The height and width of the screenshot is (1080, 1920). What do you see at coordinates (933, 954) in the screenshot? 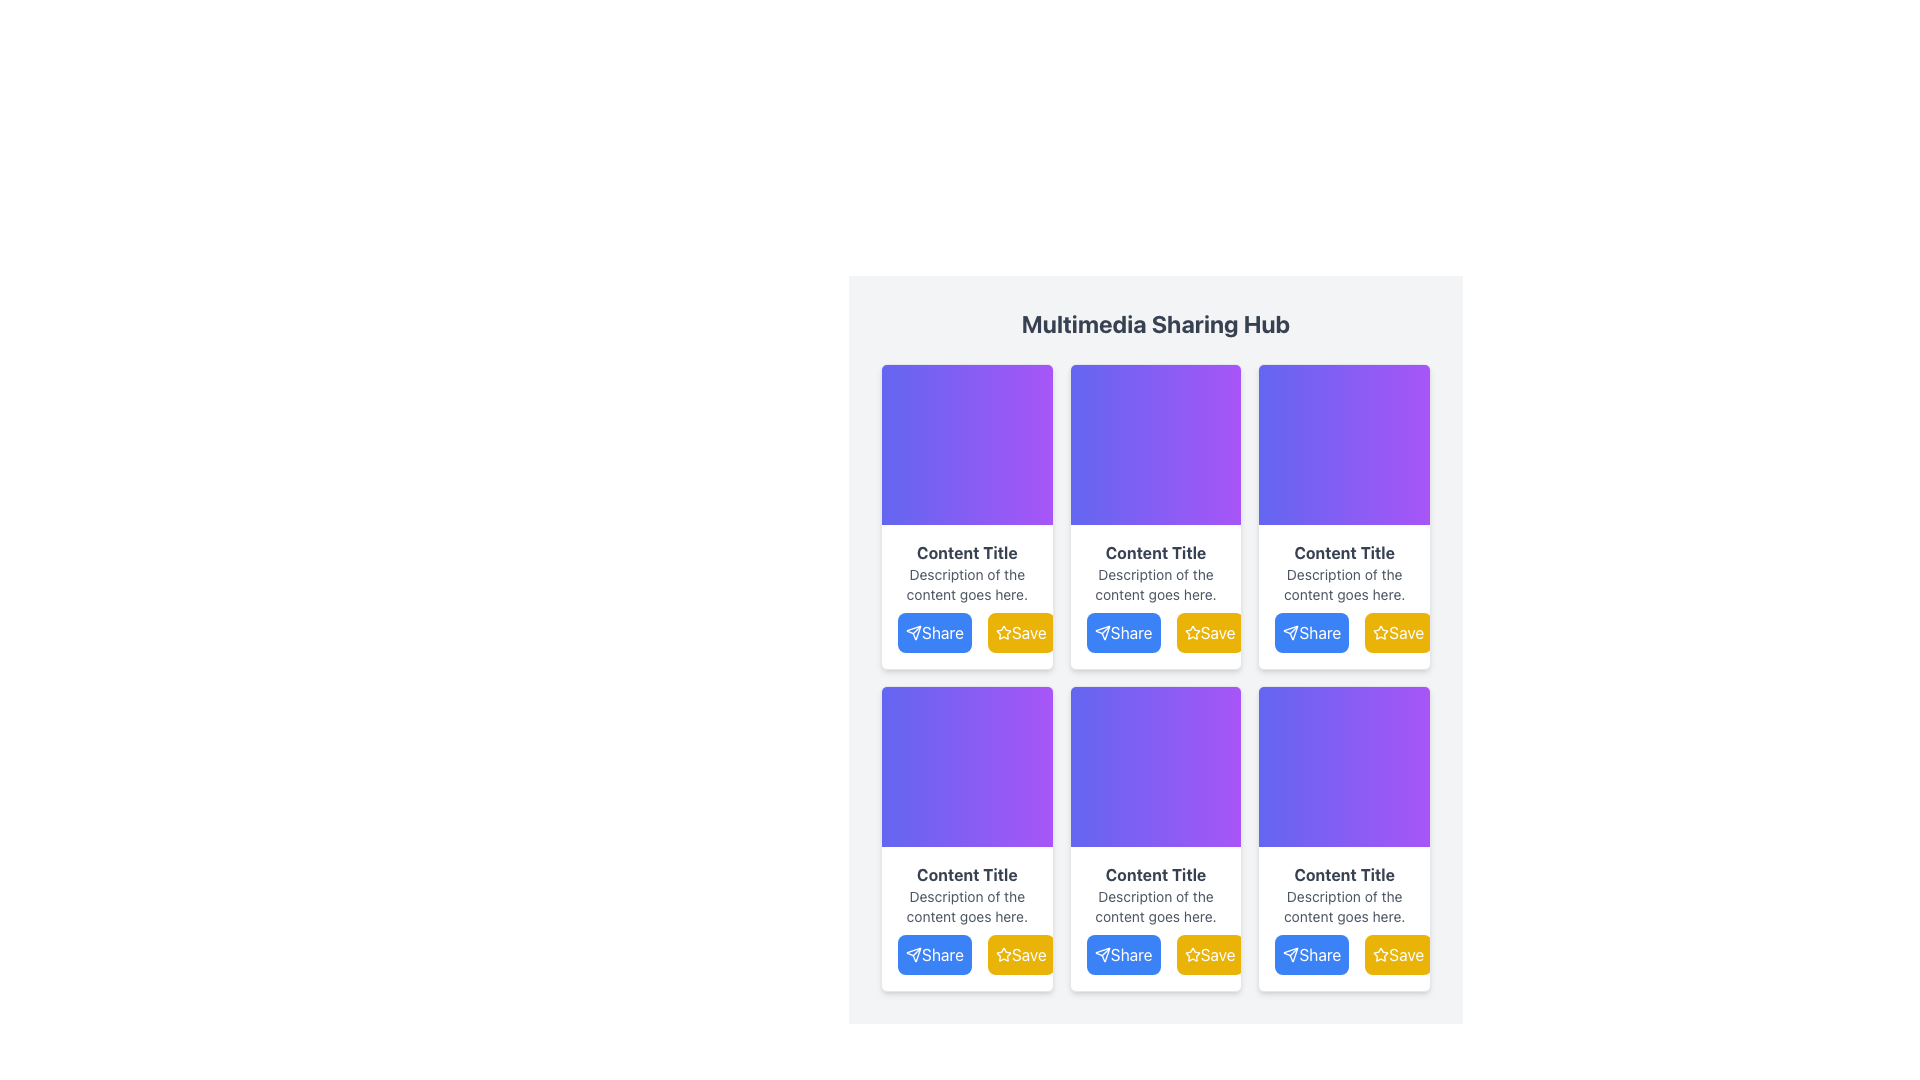
I see `the 'Share' button located at the bottom left part of the content card in the second row and first column of a 3x3 grid layout` at bounding box center [933, 954].